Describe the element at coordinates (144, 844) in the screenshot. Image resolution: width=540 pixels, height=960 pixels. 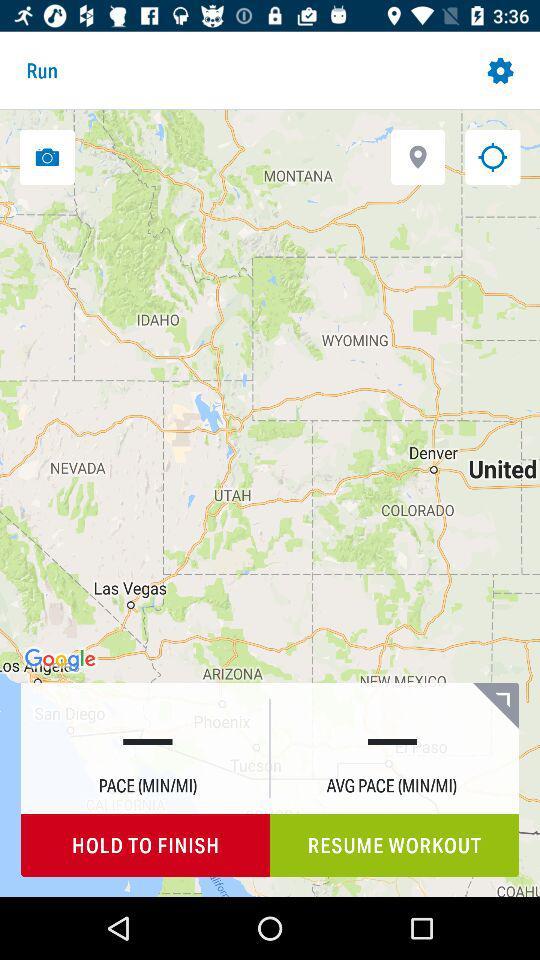
I see `the item next to resume workout item` at that location.